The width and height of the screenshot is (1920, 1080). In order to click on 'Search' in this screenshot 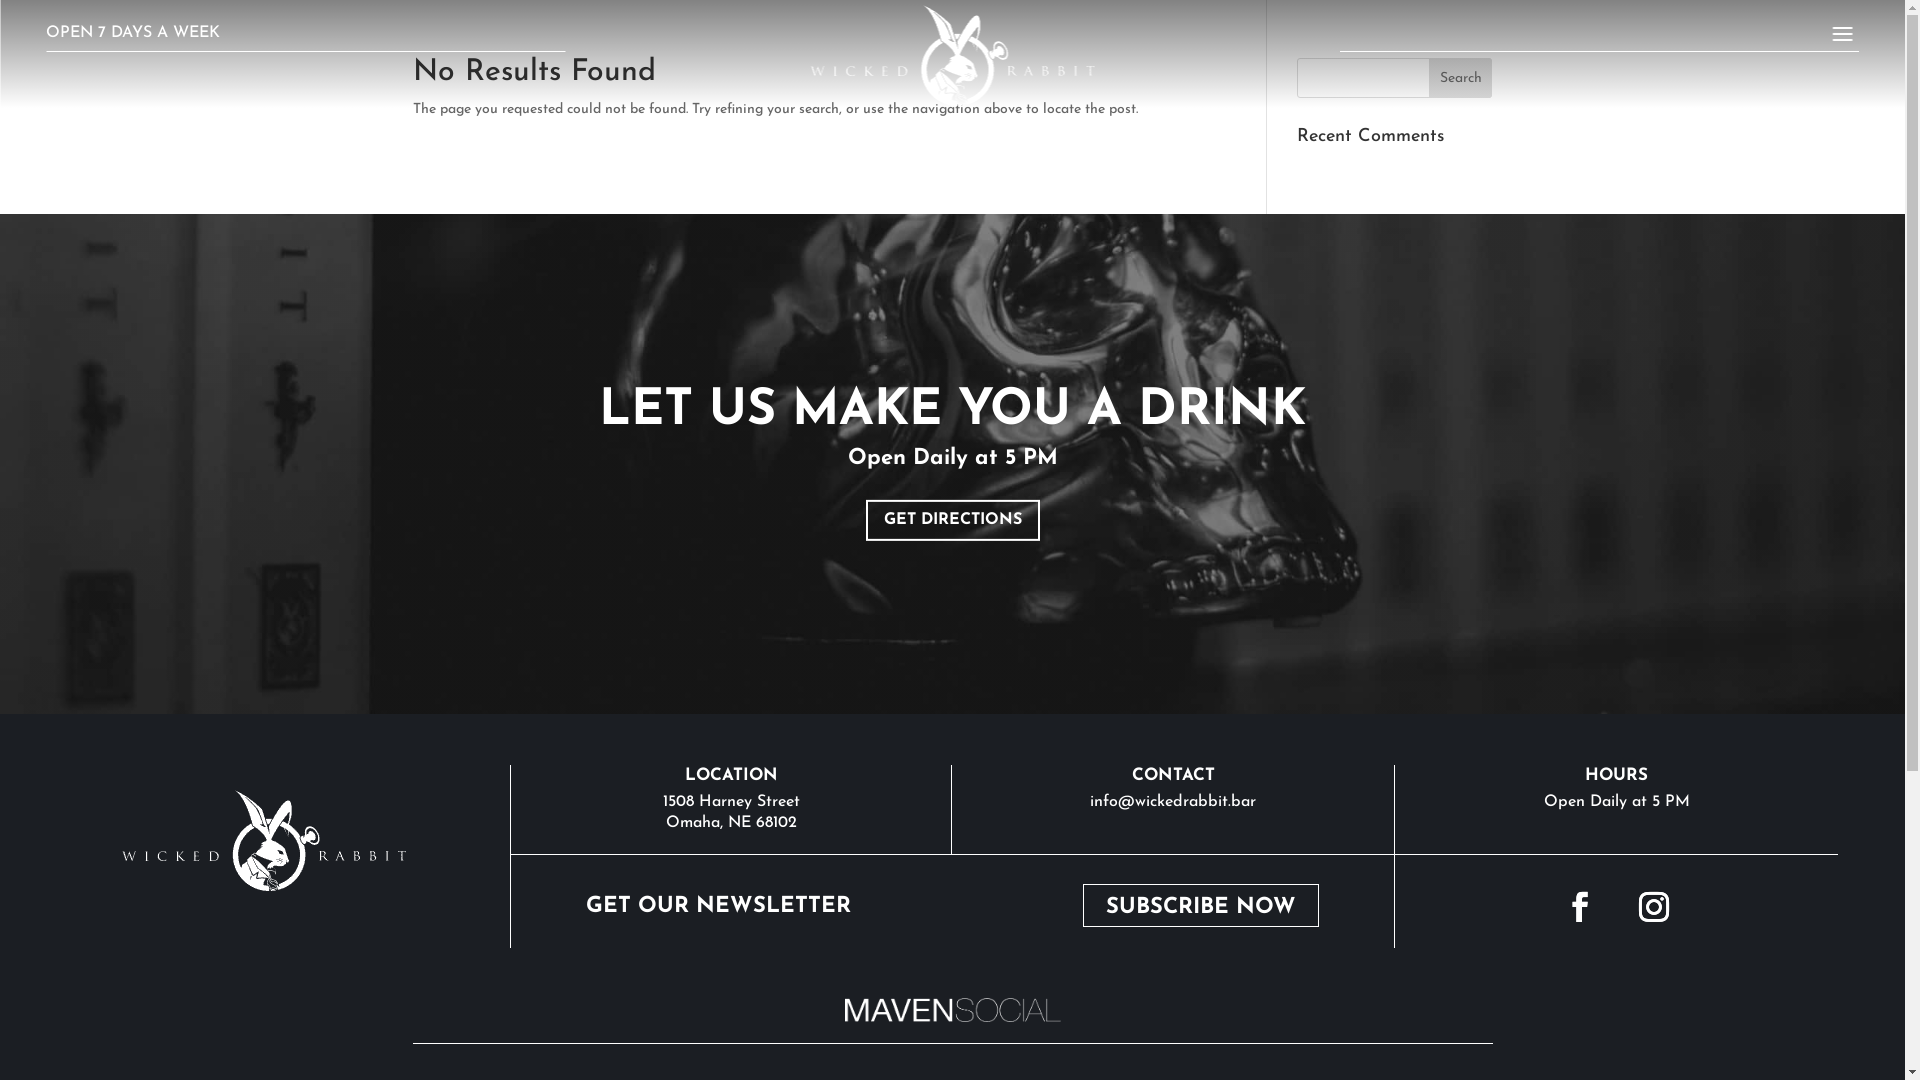, I will do `click(1428, 76)`.